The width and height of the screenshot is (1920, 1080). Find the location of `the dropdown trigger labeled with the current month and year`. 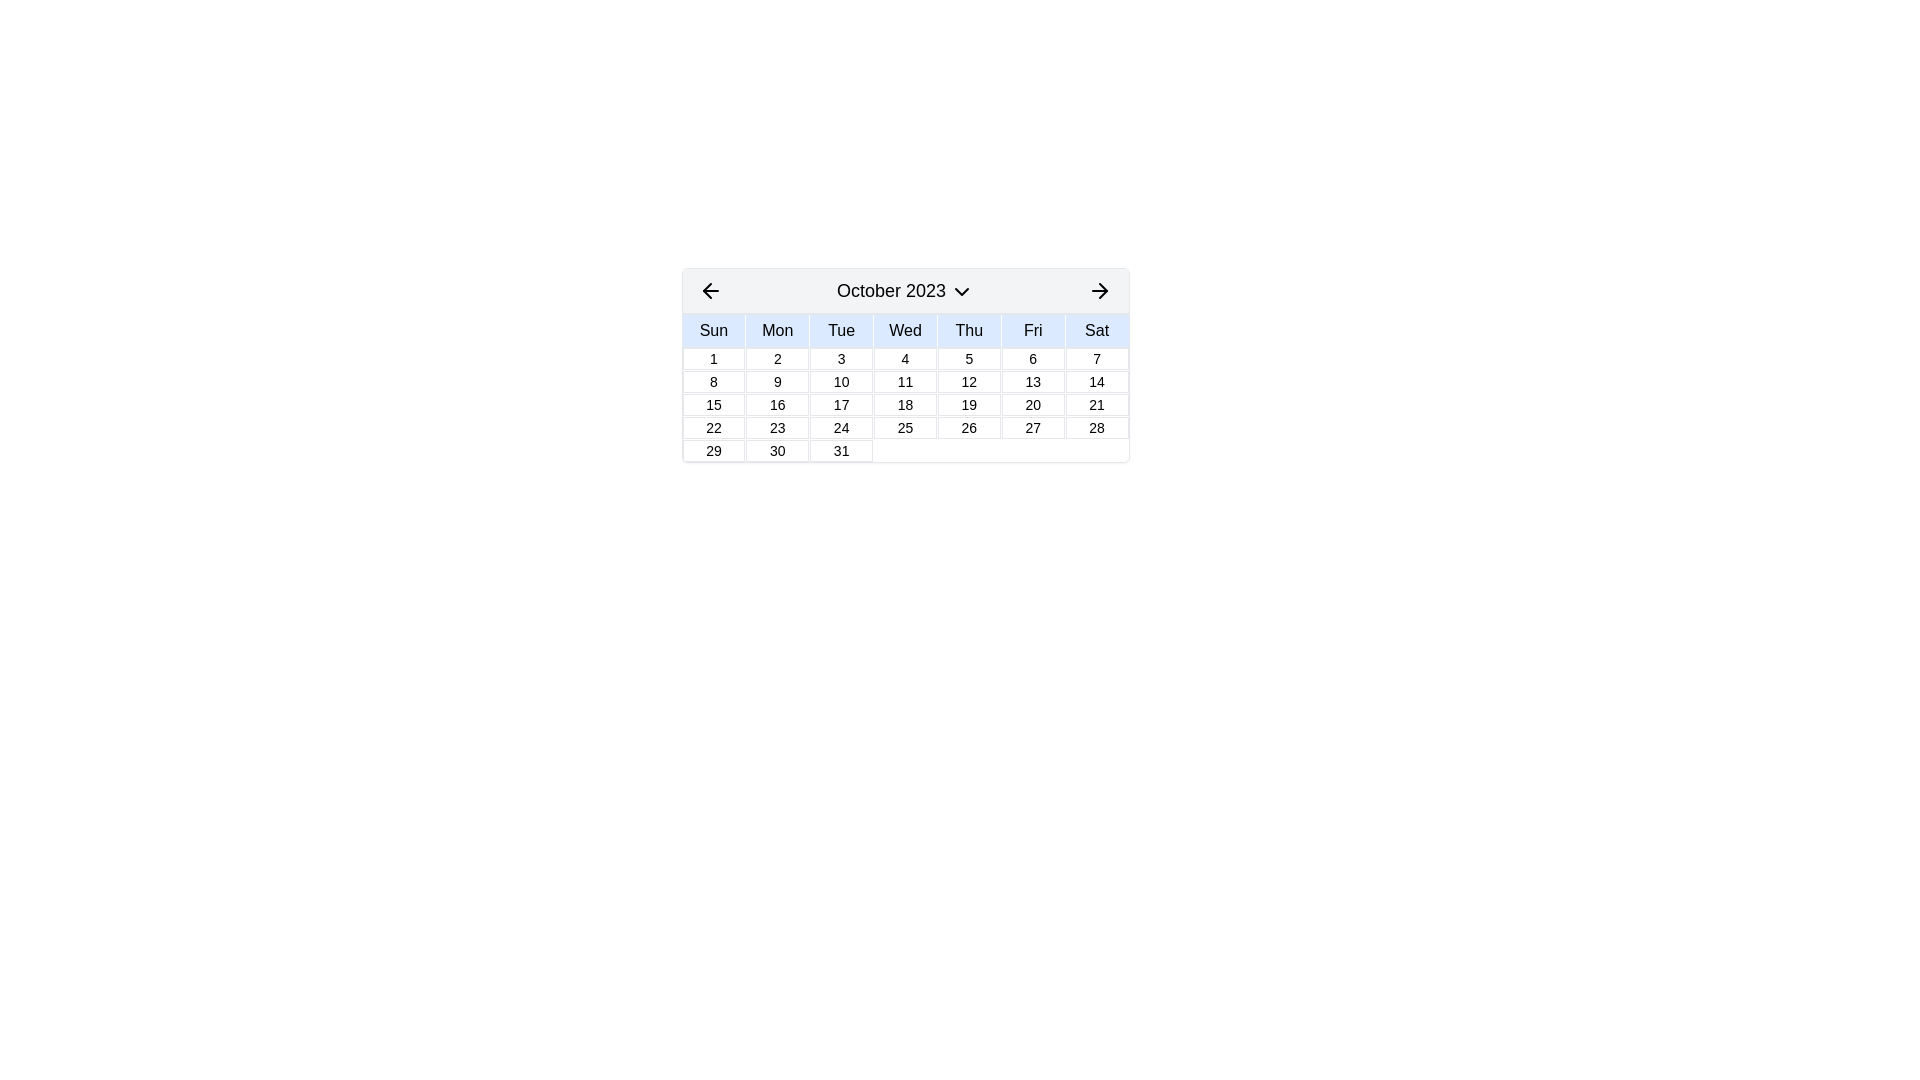

the dropdown trigger labeled with the current month and year is located at coordinates (904, 290).